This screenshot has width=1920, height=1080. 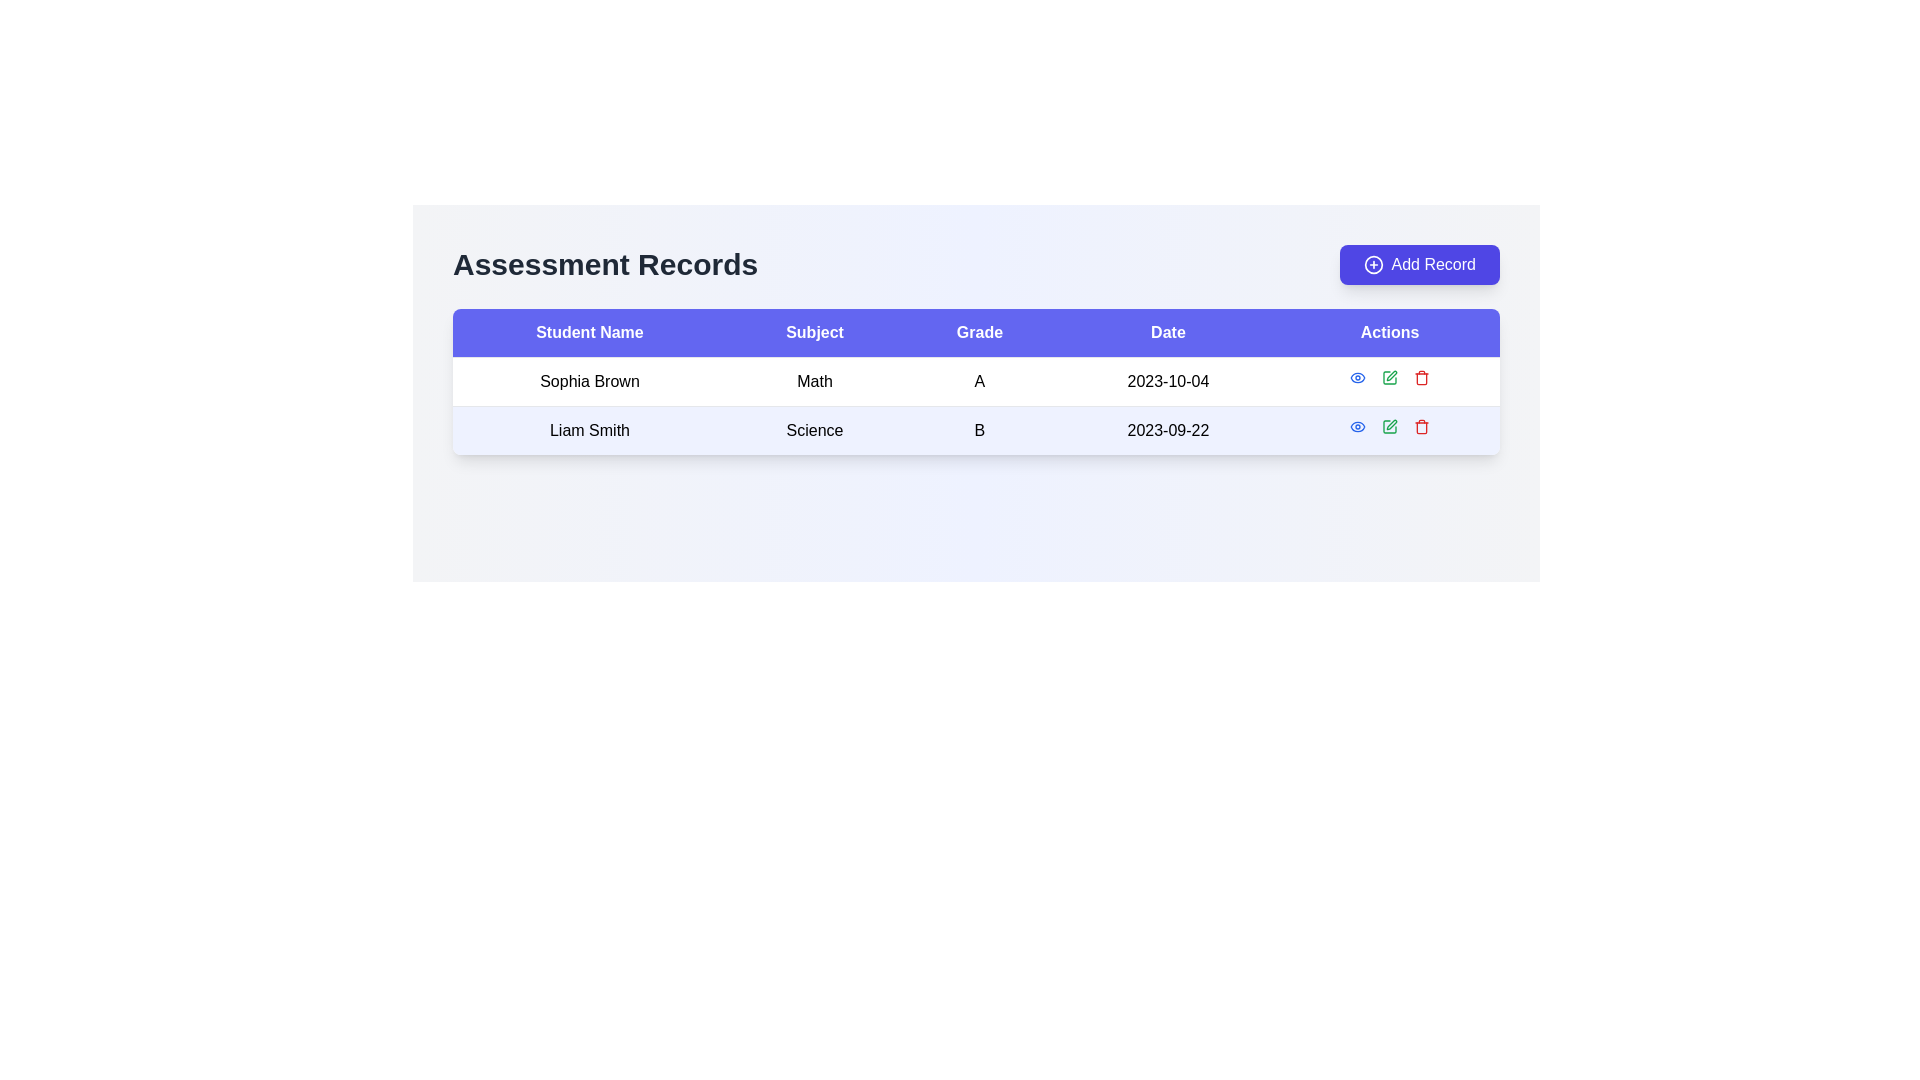 What do you see at coordinates (589, 381) in the screenshot?
I see `the text label displaying 'Sophia Brown' in the first row of the table under the 'Student Name' column` at bounding box center [589, 381].